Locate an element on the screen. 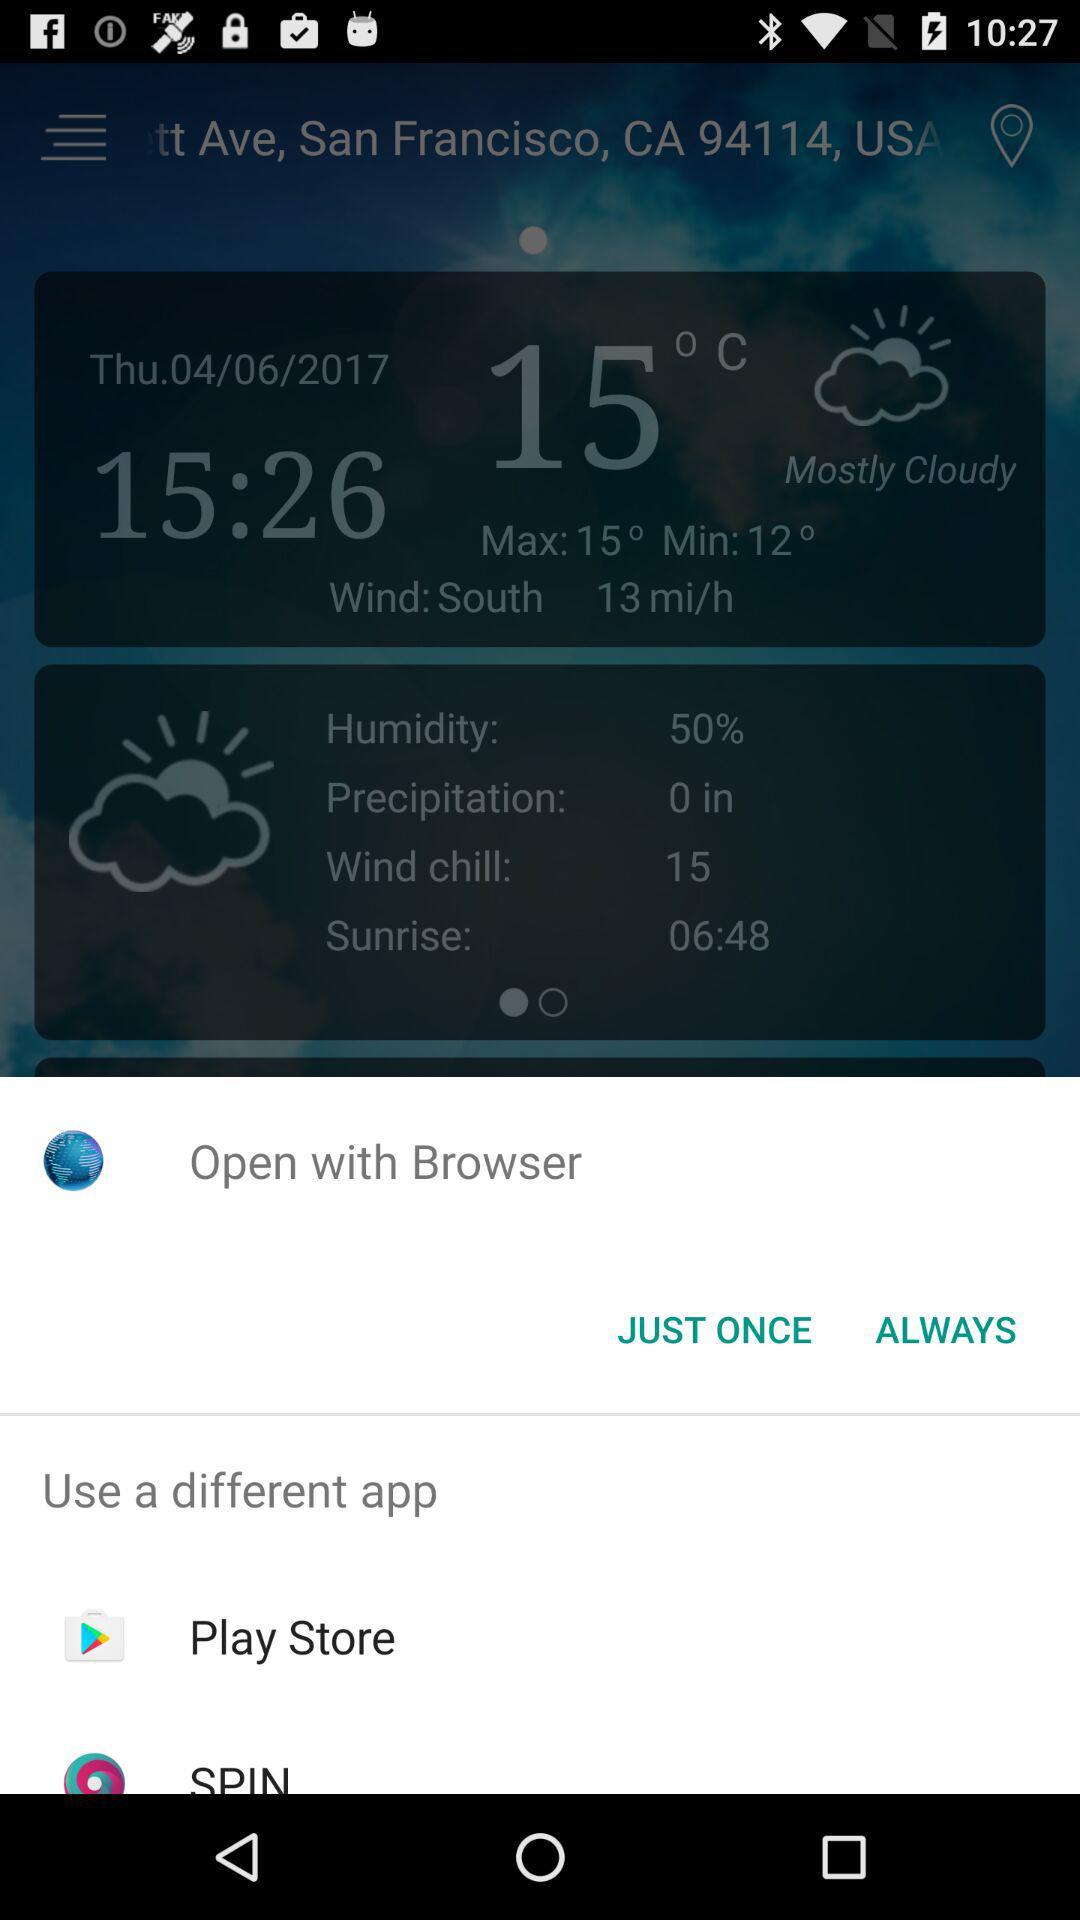 Image resolution: width=1080 pixels, height=1920 pixels. the spin item is located at coordinates (239, 1772).